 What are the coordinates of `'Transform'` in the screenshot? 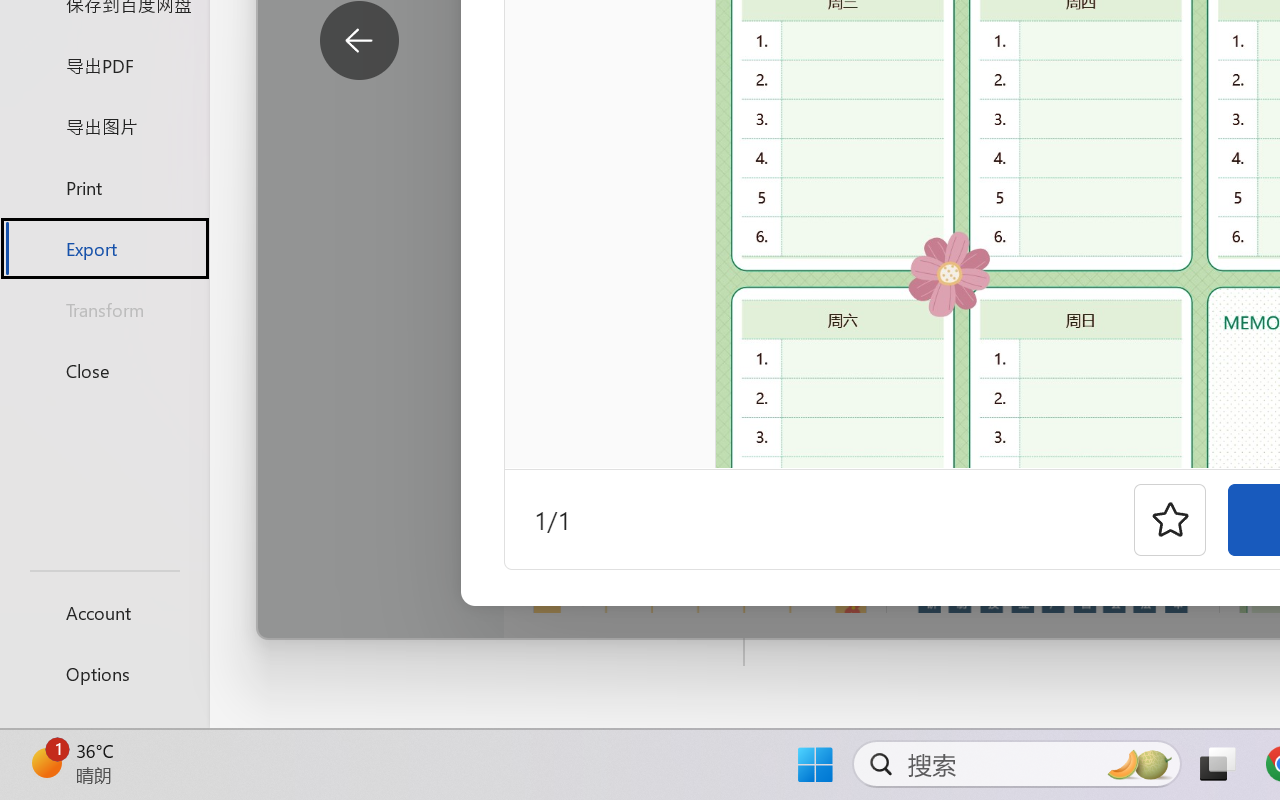 It's located at (103, 308).